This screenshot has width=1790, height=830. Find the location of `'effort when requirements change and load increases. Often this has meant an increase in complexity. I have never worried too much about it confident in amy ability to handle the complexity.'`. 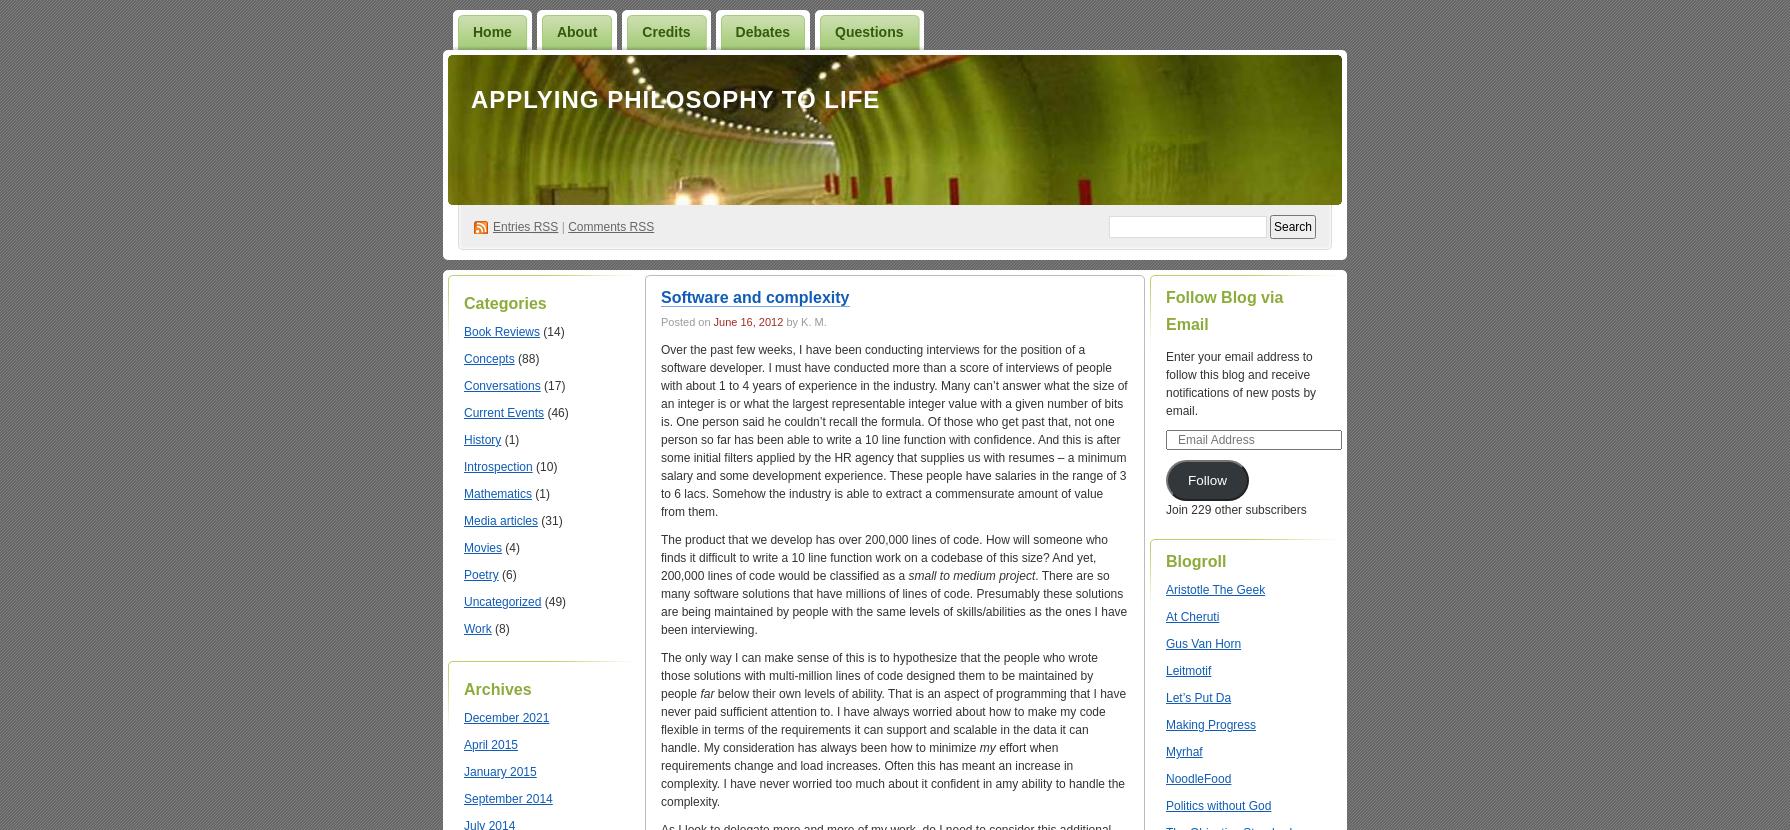

'effort when requirements change and load increases. Often this has meant an increase in complexity. I have never worried too much about it confident in amy ability to handle the complexity.' is located at coordinates (892, 774).